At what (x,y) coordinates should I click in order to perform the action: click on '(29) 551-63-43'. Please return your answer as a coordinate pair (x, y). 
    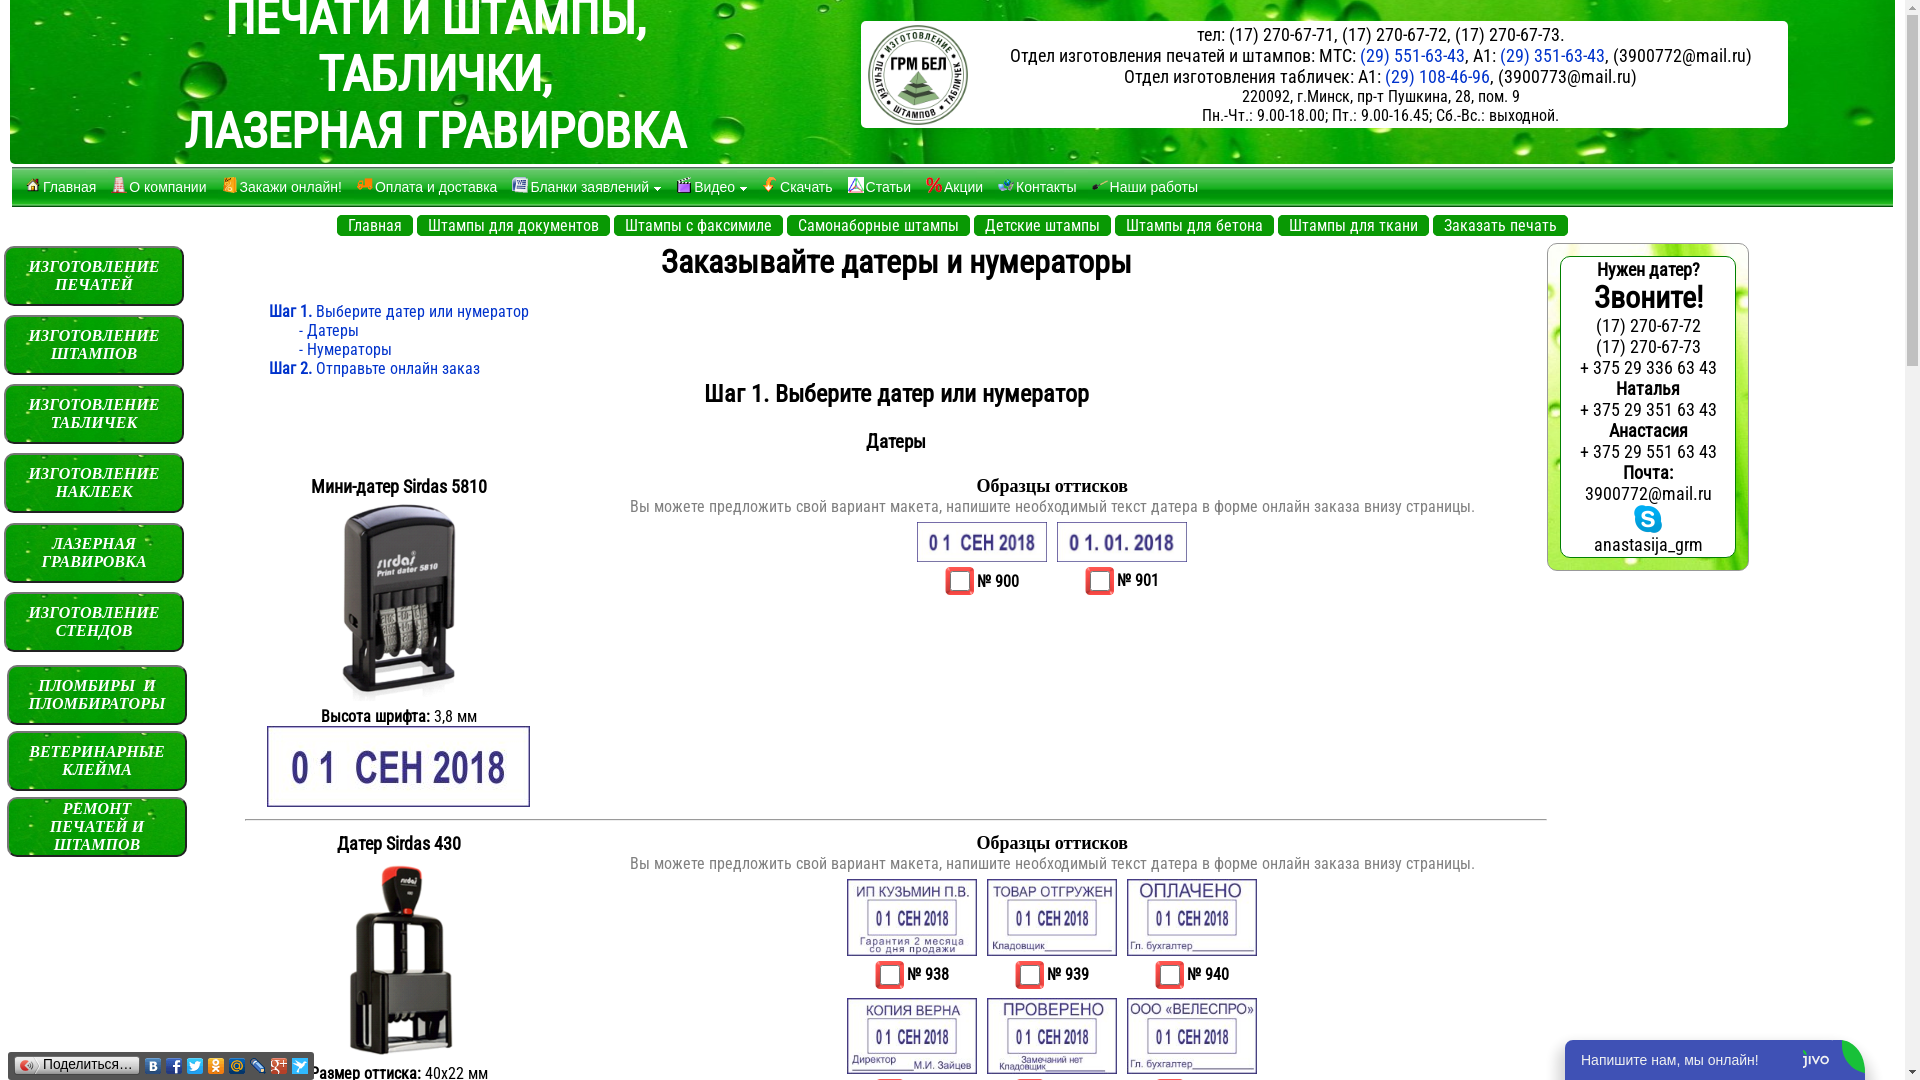
    Looking at the image, I should click on (1359, 54).